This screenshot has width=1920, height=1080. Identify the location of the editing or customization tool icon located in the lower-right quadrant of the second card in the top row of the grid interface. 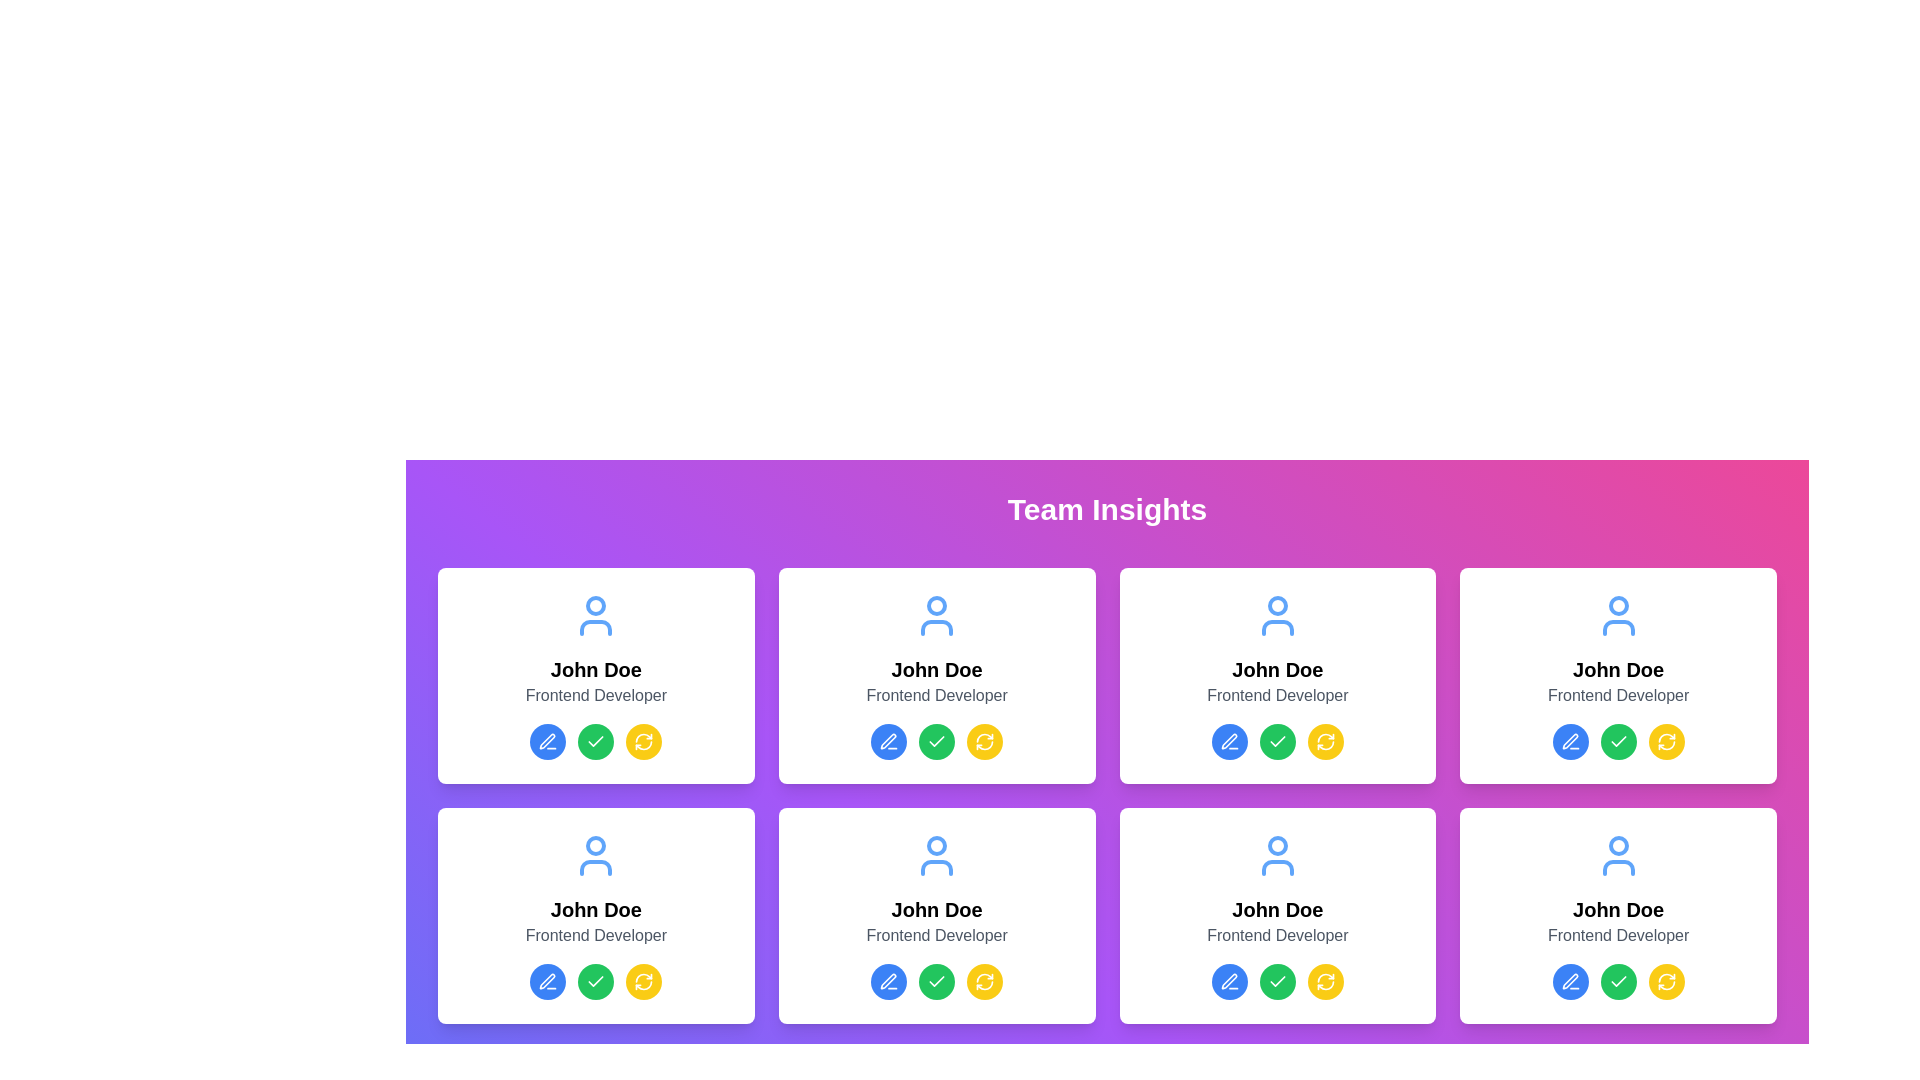
(1569, 741).